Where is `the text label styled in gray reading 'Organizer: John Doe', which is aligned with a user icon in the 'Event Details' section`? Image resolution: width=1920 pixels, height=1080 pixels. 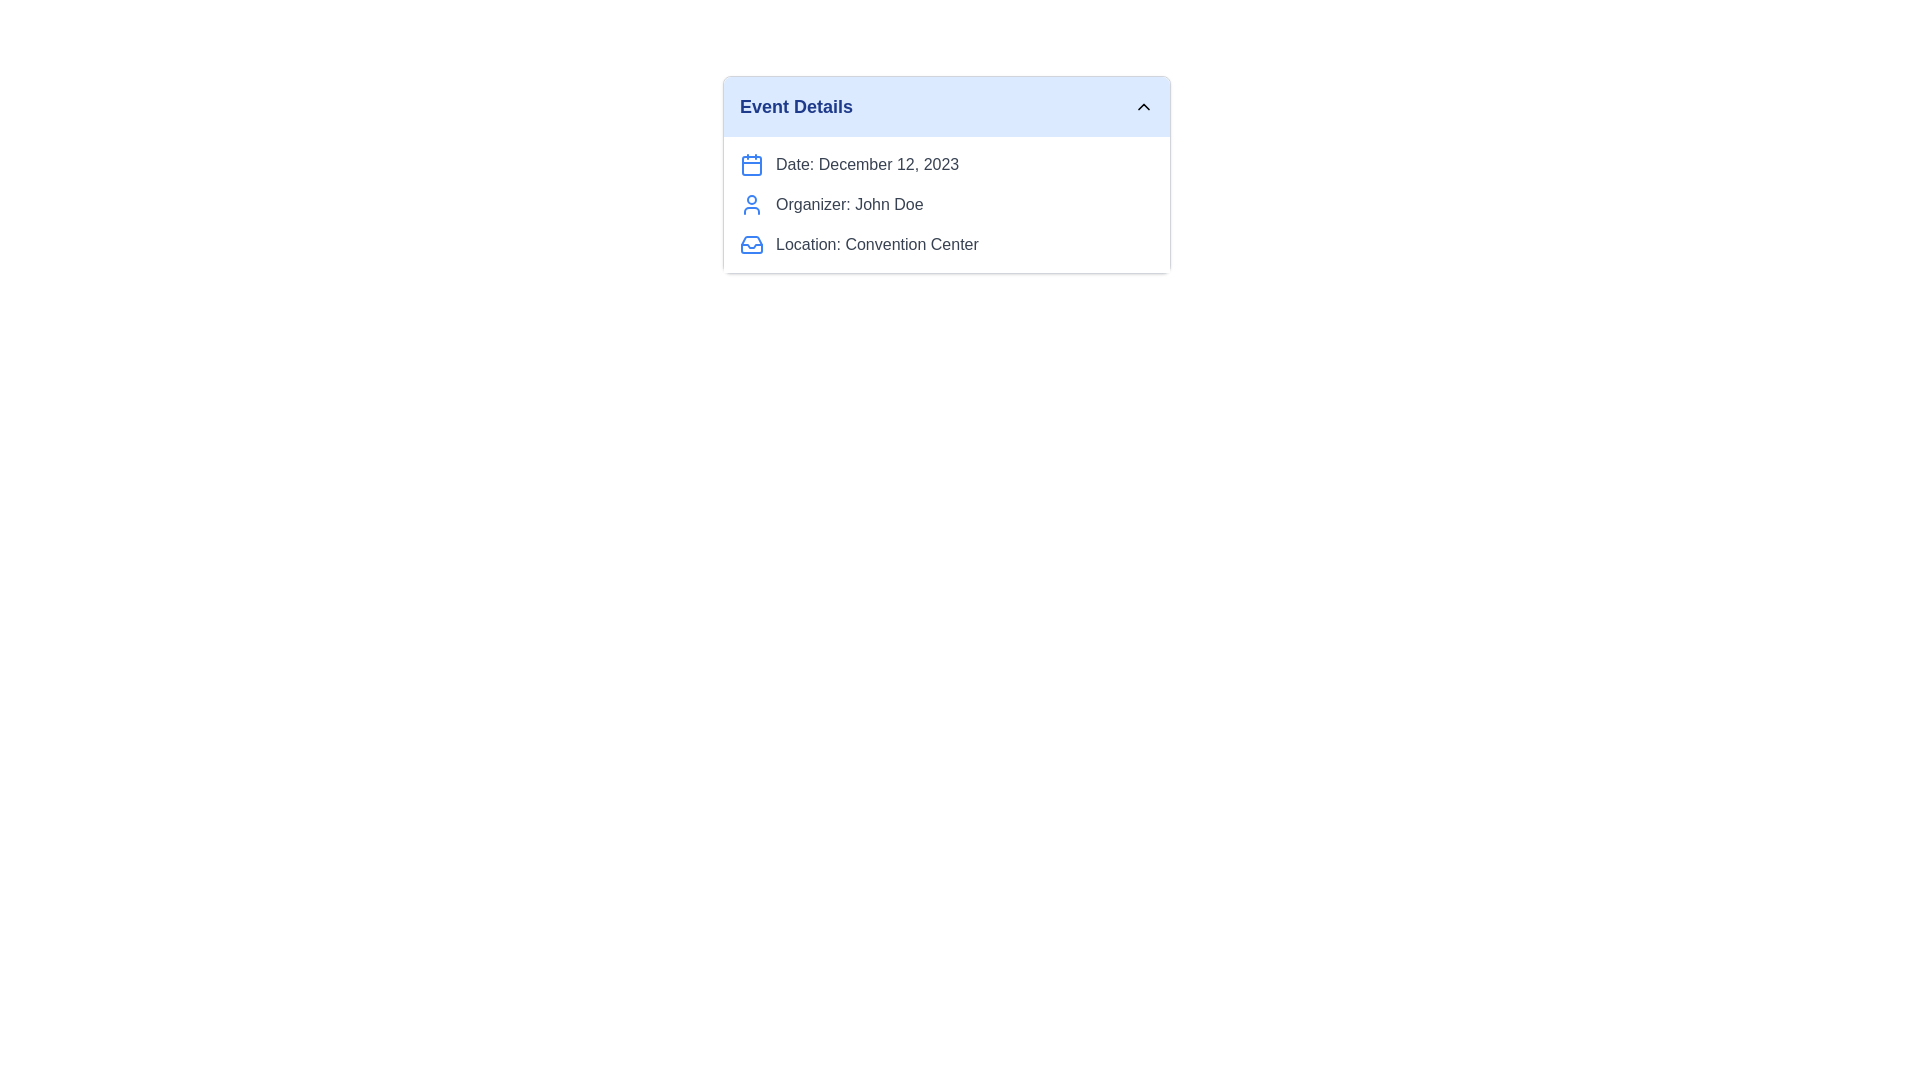
the text label styled in gray reading 'Organizer: John Doe', which is aligned with a user icon in the 'Event Details' section is located at coordinates (849, 204).